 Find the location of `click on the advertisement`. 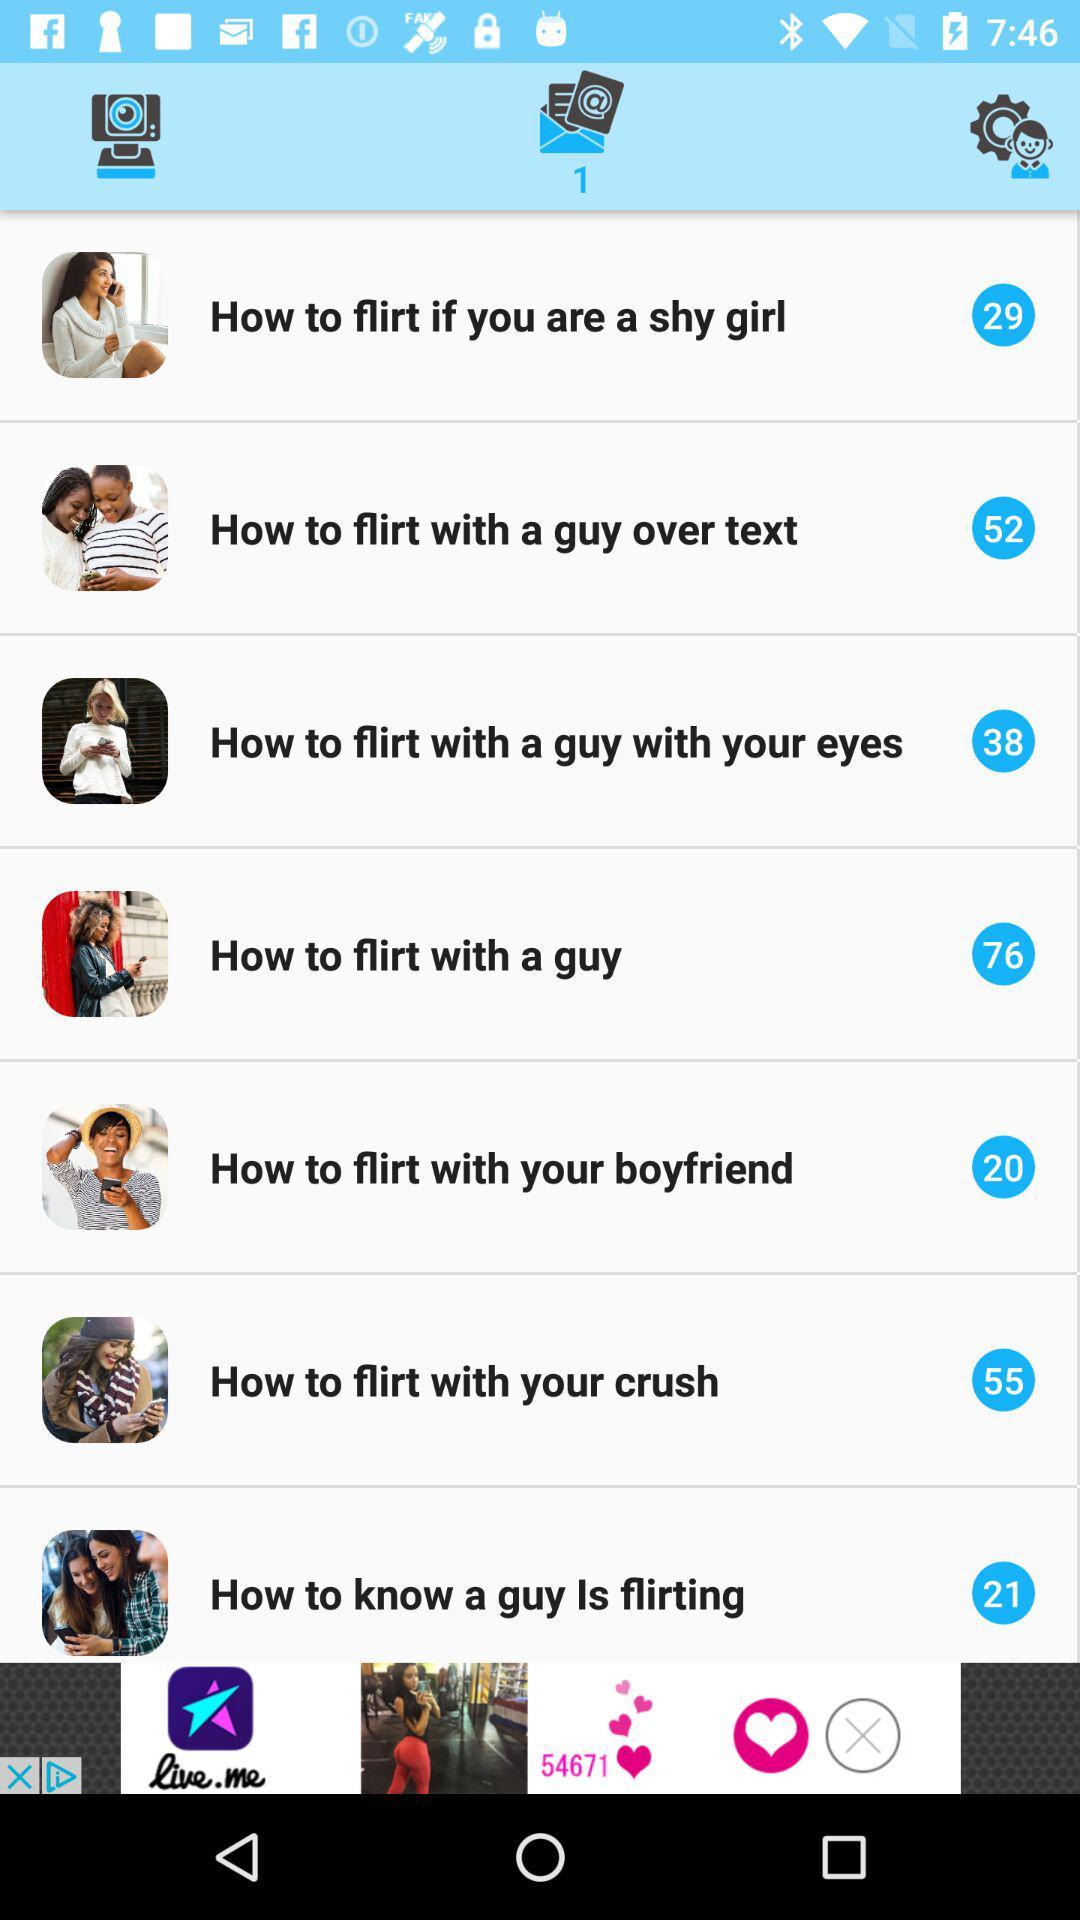

click on the advertisement is located at coordinates (540, 1727).